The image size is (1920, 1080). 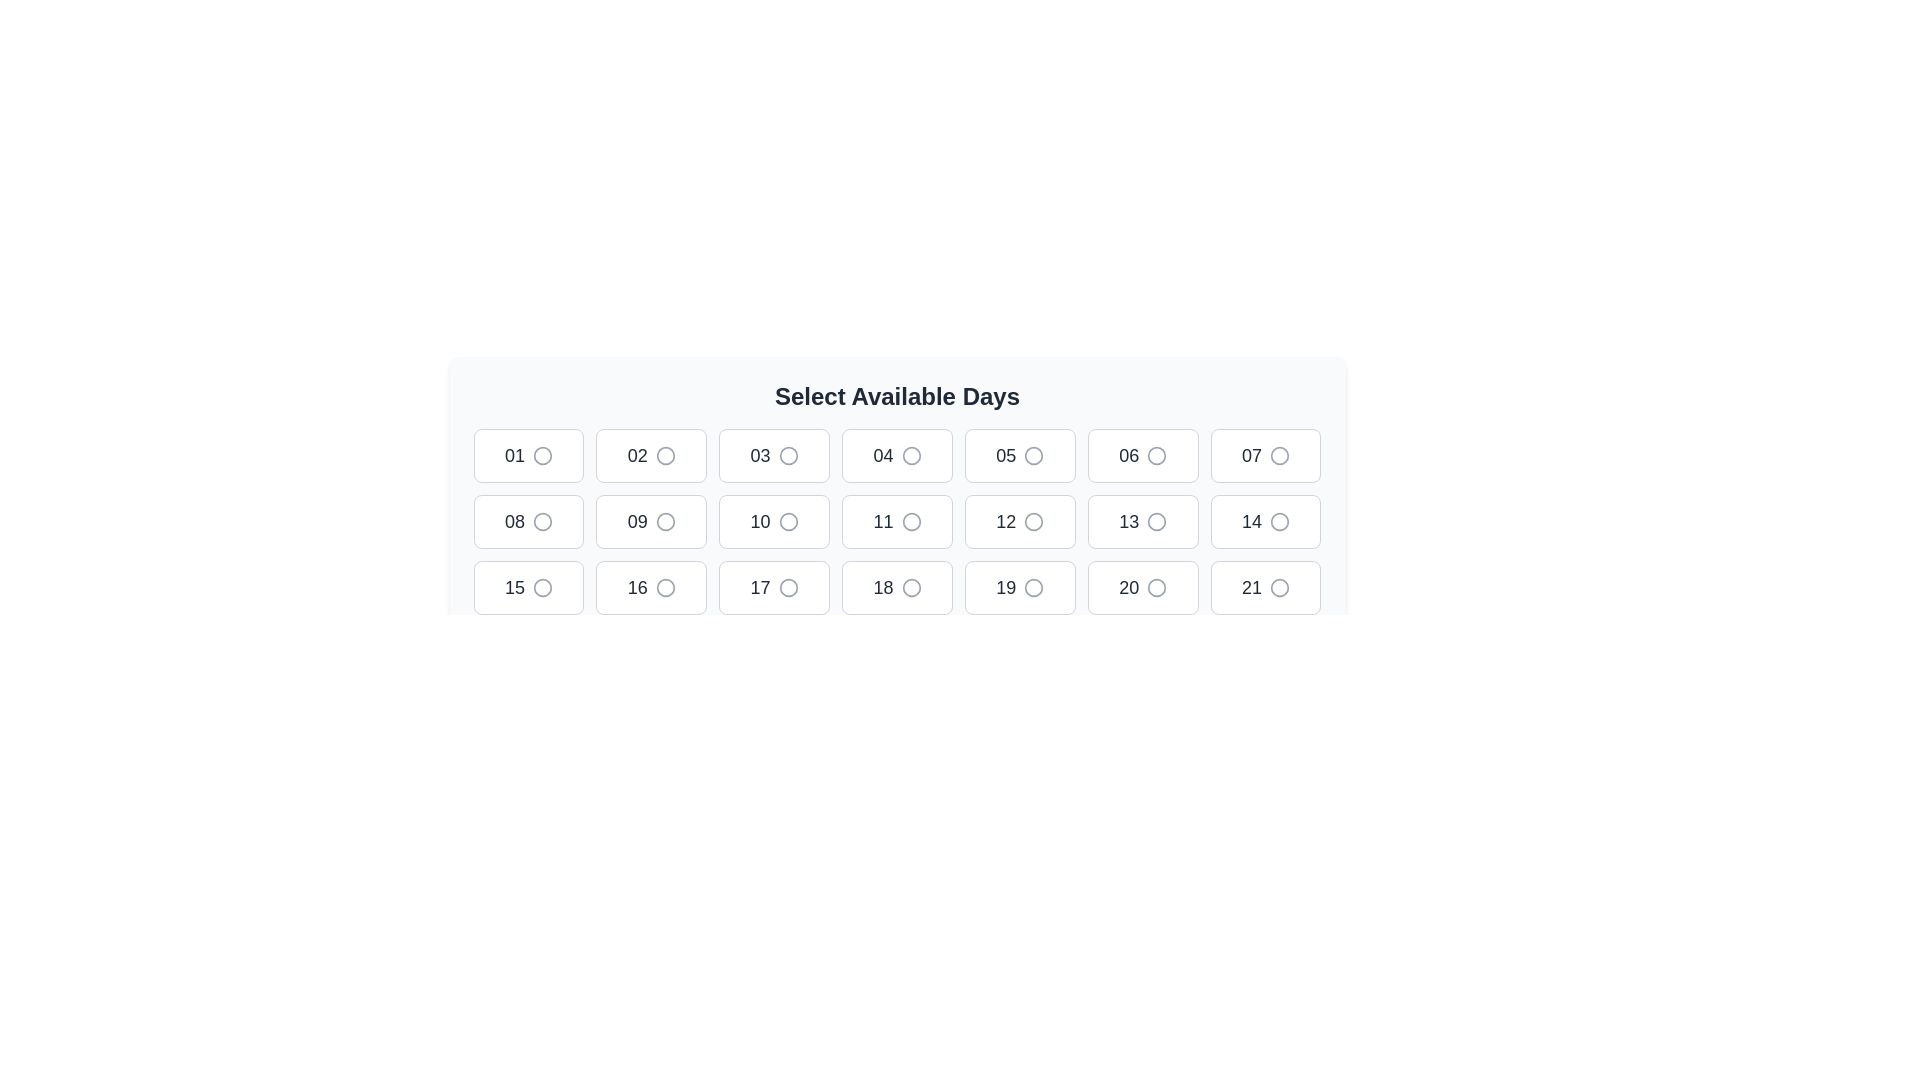 What do you see at coordinates (514, 520) in the screenshot?
I see `selectable date option '08' located in the second position of the second row in the calendar interface` at bounding box center [514, 520].